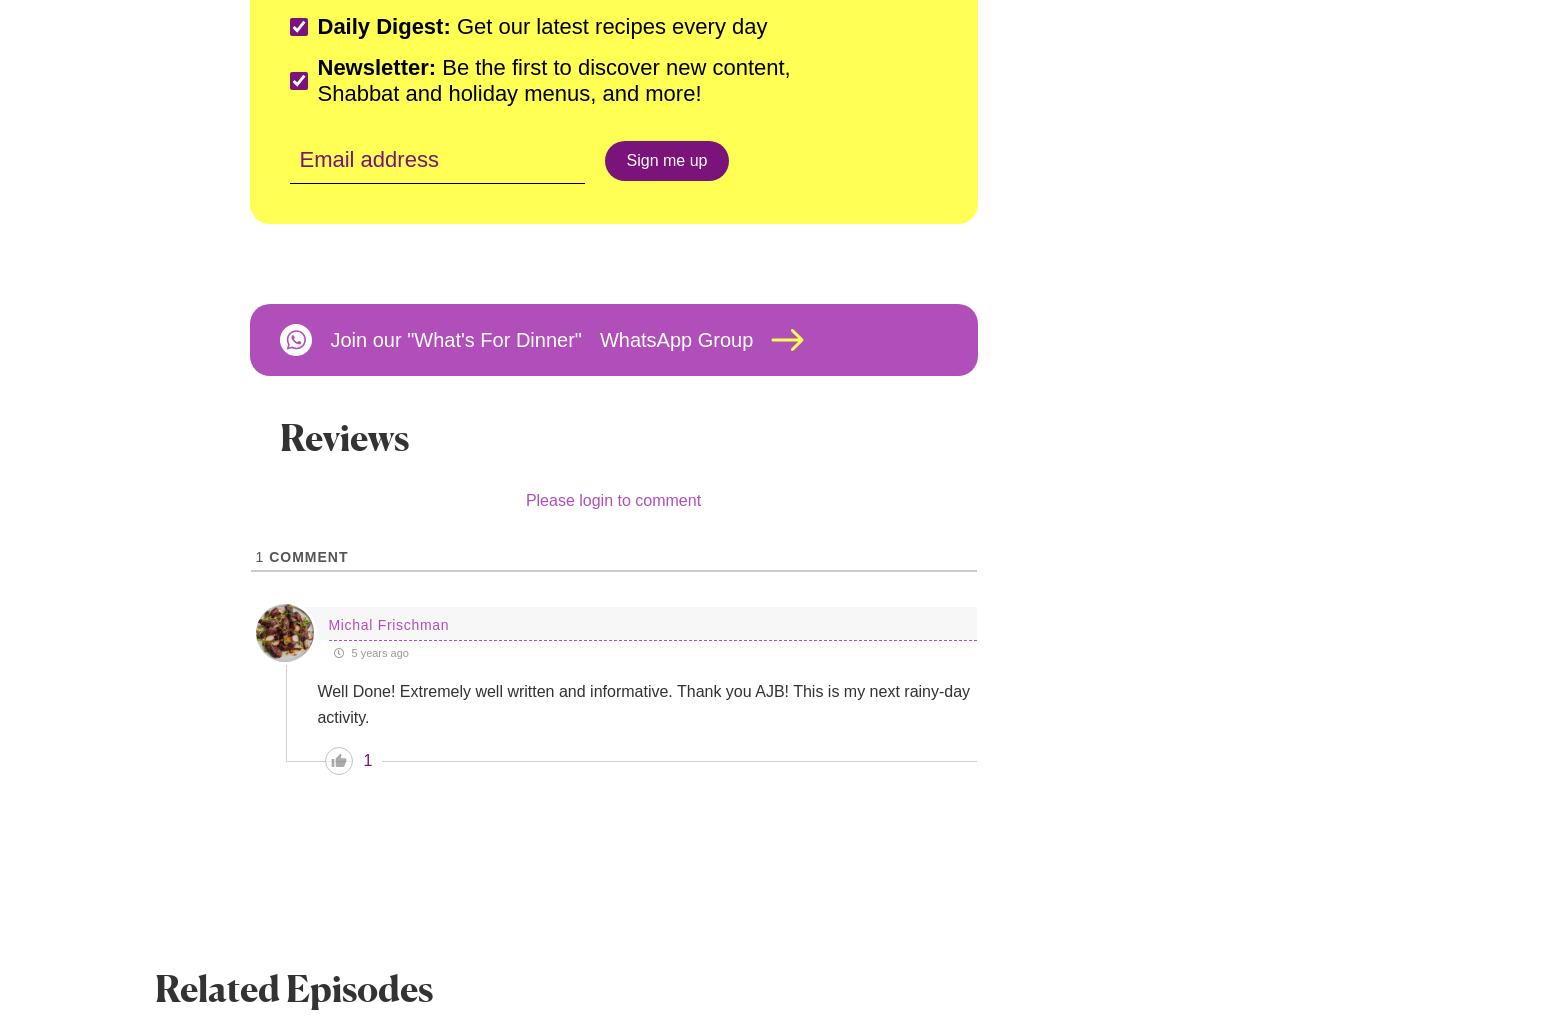  Describe the element at coordinates (294, 988) in the screenshot. I see `'Related Episodes'` at that location.